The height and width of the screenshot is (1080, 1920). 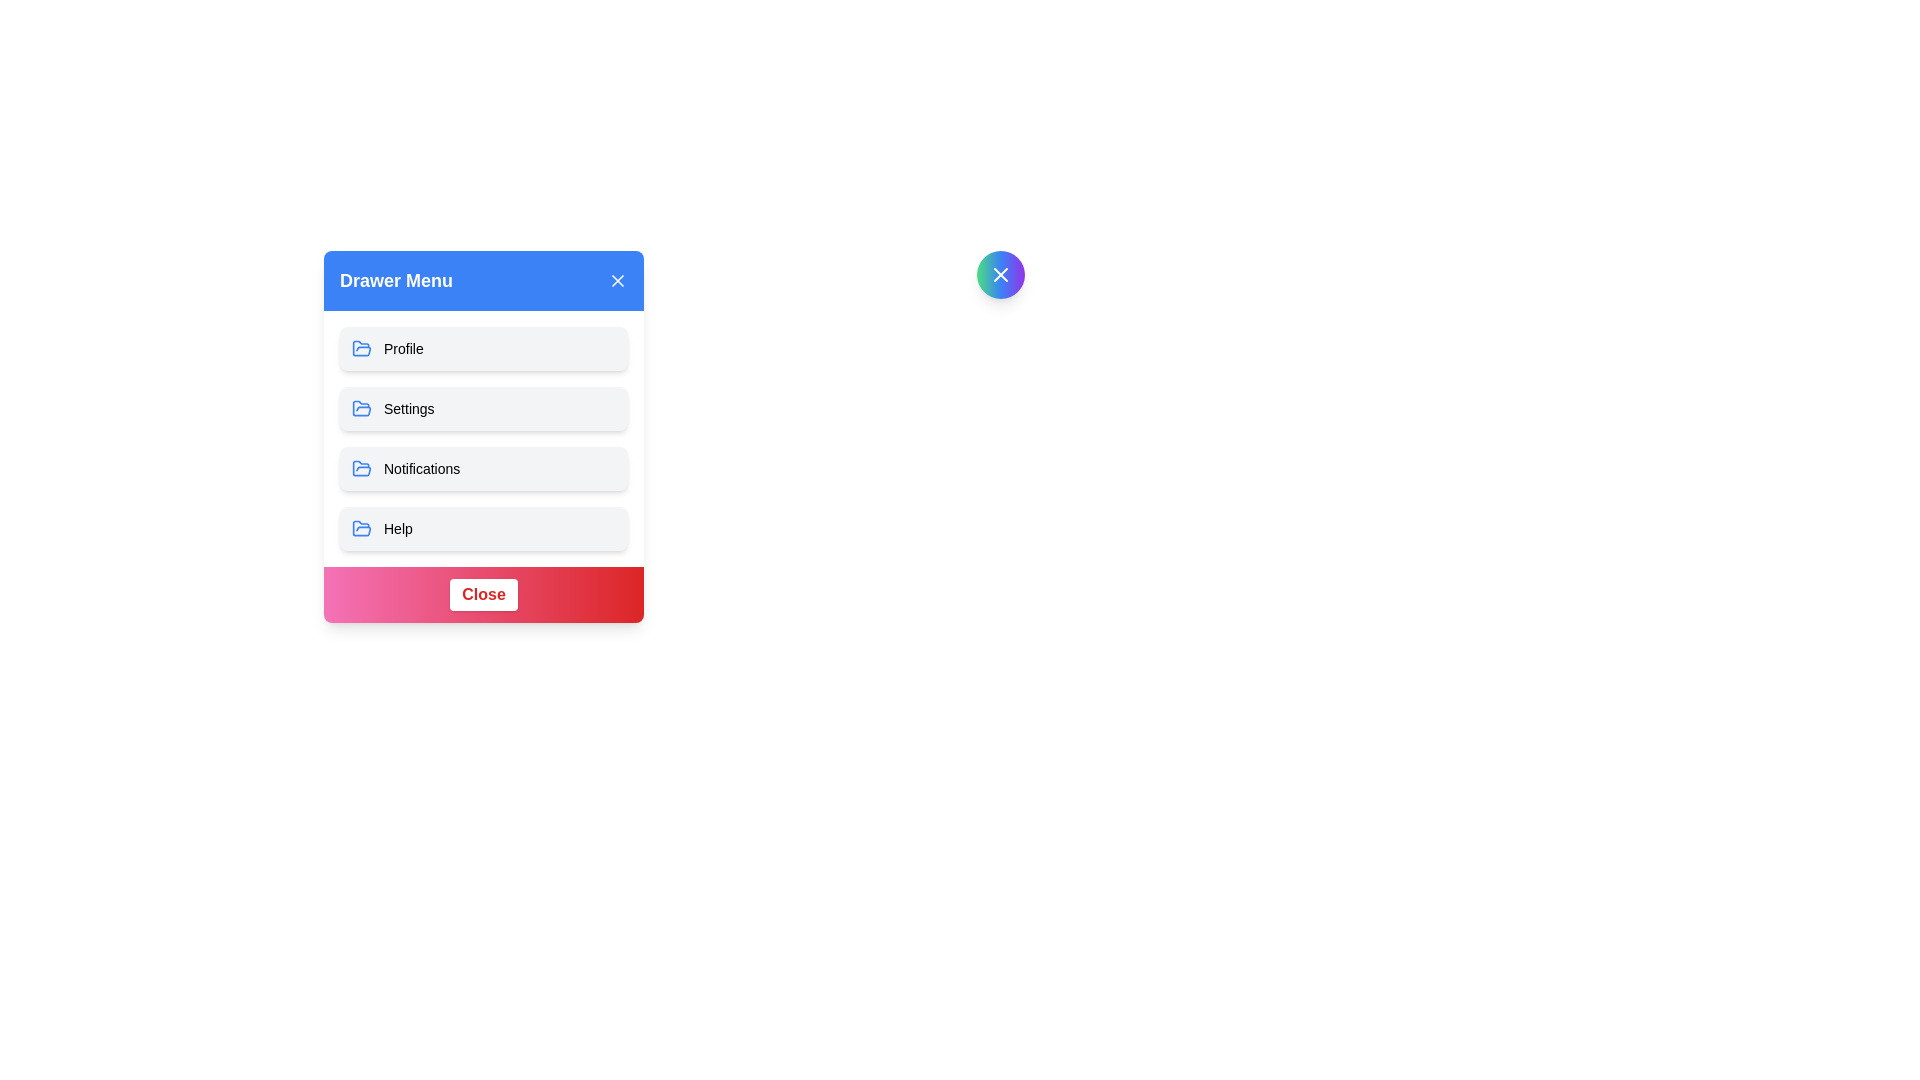 What do you see at coordinates (484, 593) in the screenshot?
I see `the 'Close' button with a white background and red text located at the bottom edge of the menu panel` at bounding box center [484, 593].